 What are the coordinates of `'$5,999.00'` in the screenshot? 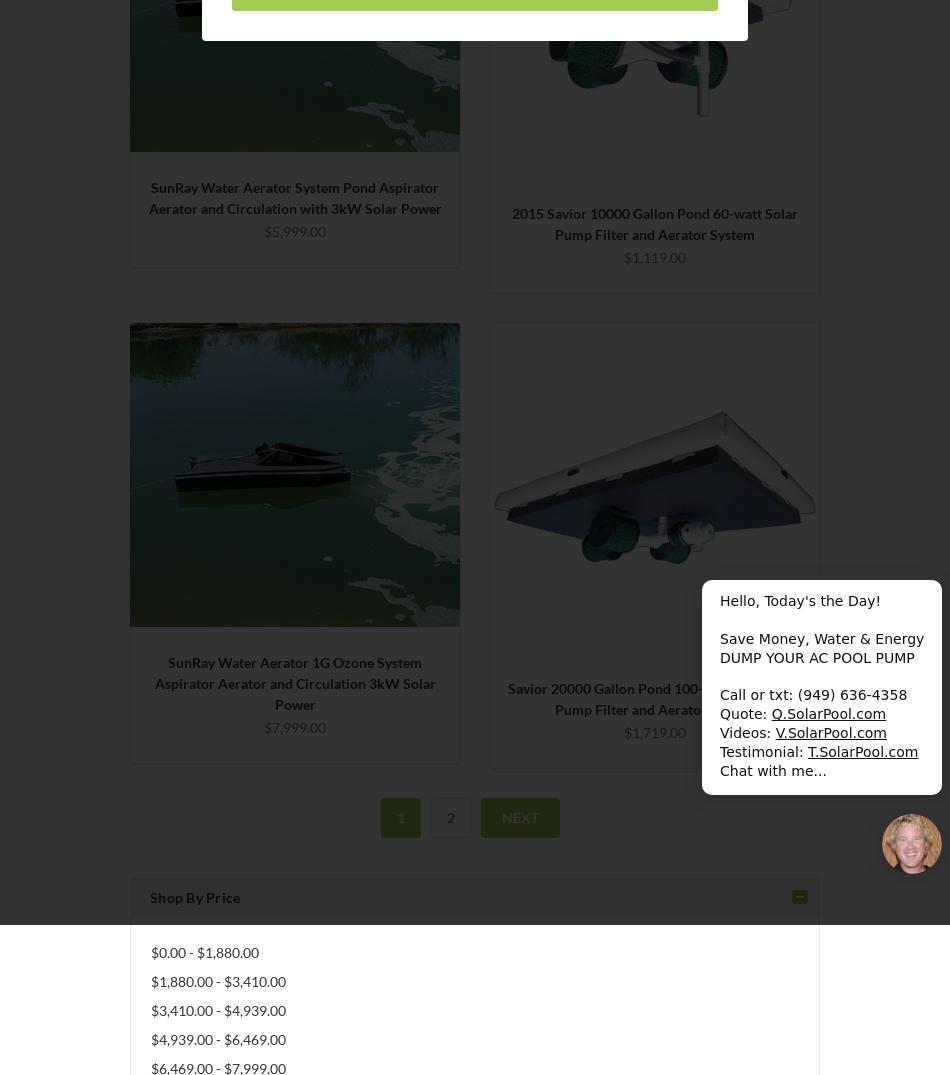 It's located at (293, 229).